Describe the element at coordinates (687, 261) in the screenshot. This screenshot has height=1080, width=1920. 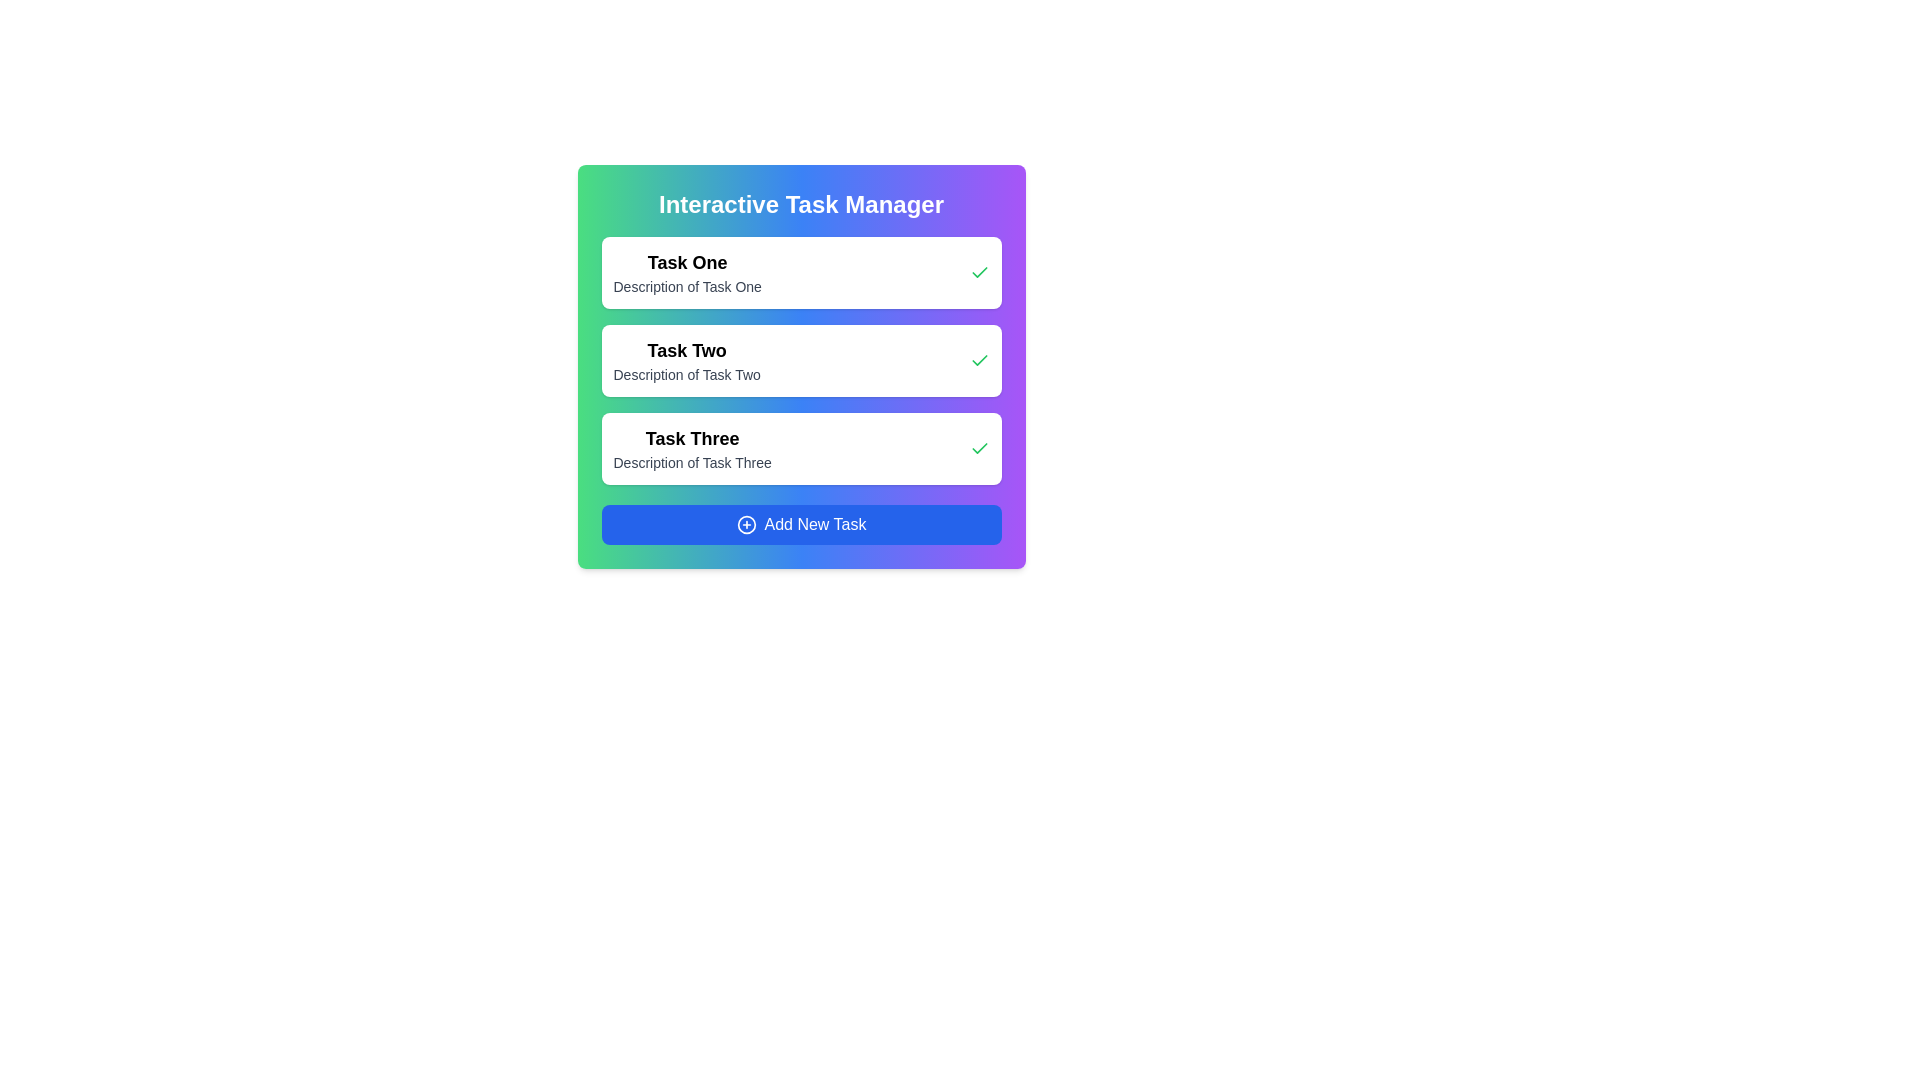
I see `the static text label that identifies 'Task One' located near the top left of the card in the 'Interactive Task Manager'` at that location.